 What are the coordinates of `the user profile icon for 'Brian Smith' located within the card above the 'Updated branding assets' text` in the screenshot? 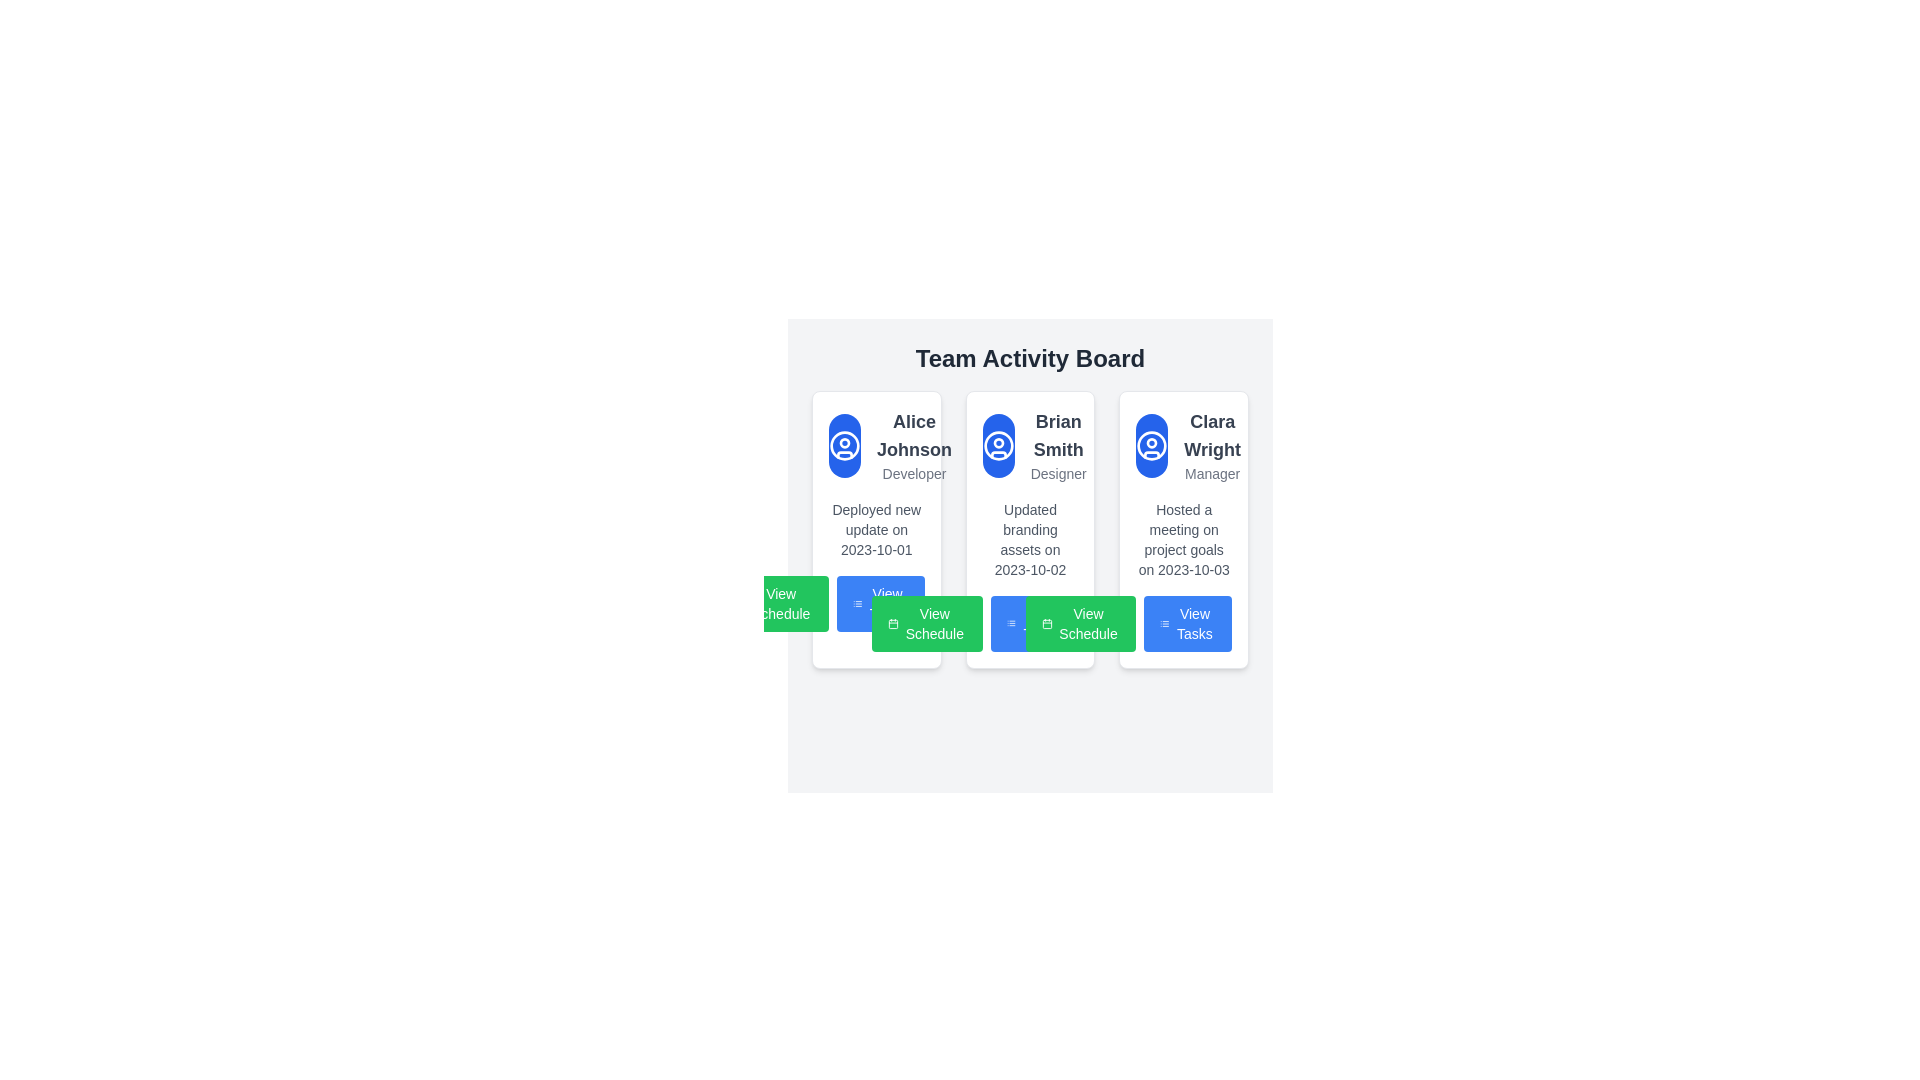 It's located at (998, 445).